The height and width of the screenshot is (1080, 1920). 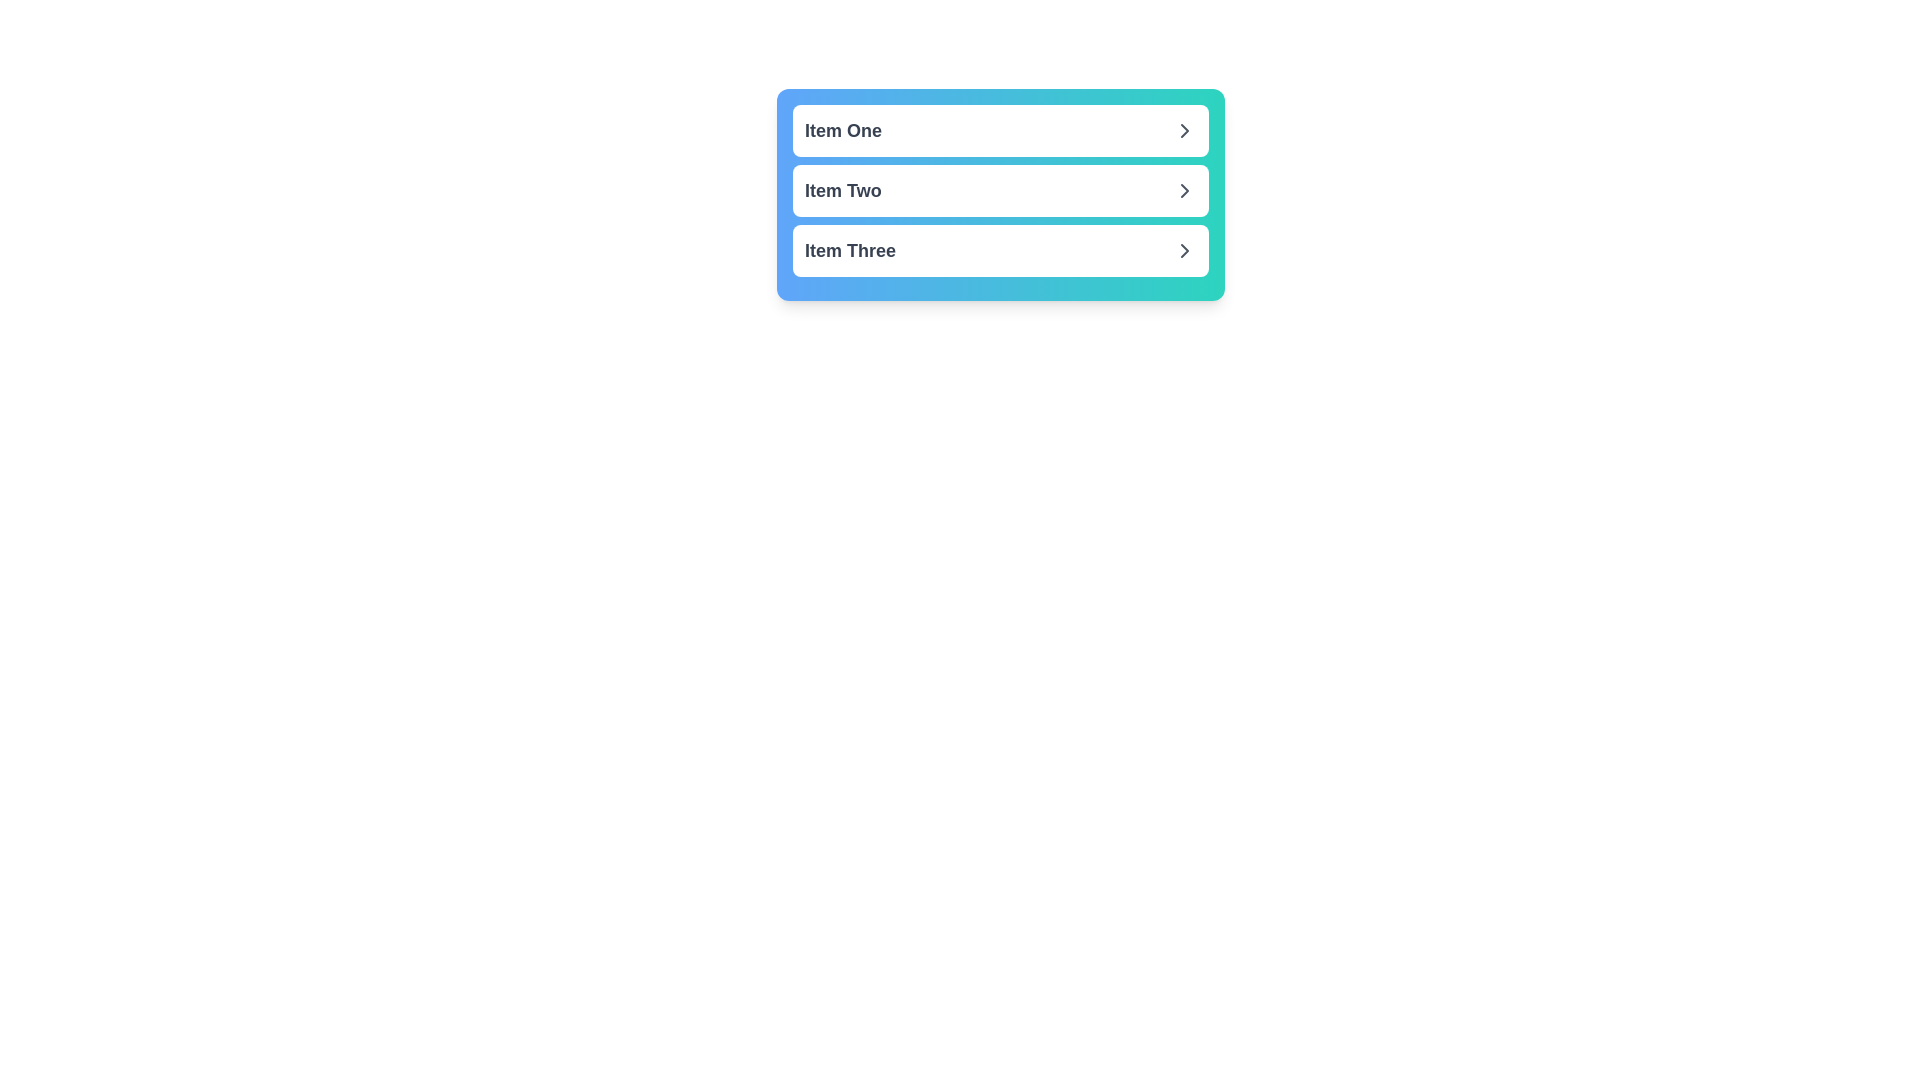 I want to click on the navigation arrow icon located on the far right side of the third list item labeled 'Item Three', so click(x=1185, y=249).